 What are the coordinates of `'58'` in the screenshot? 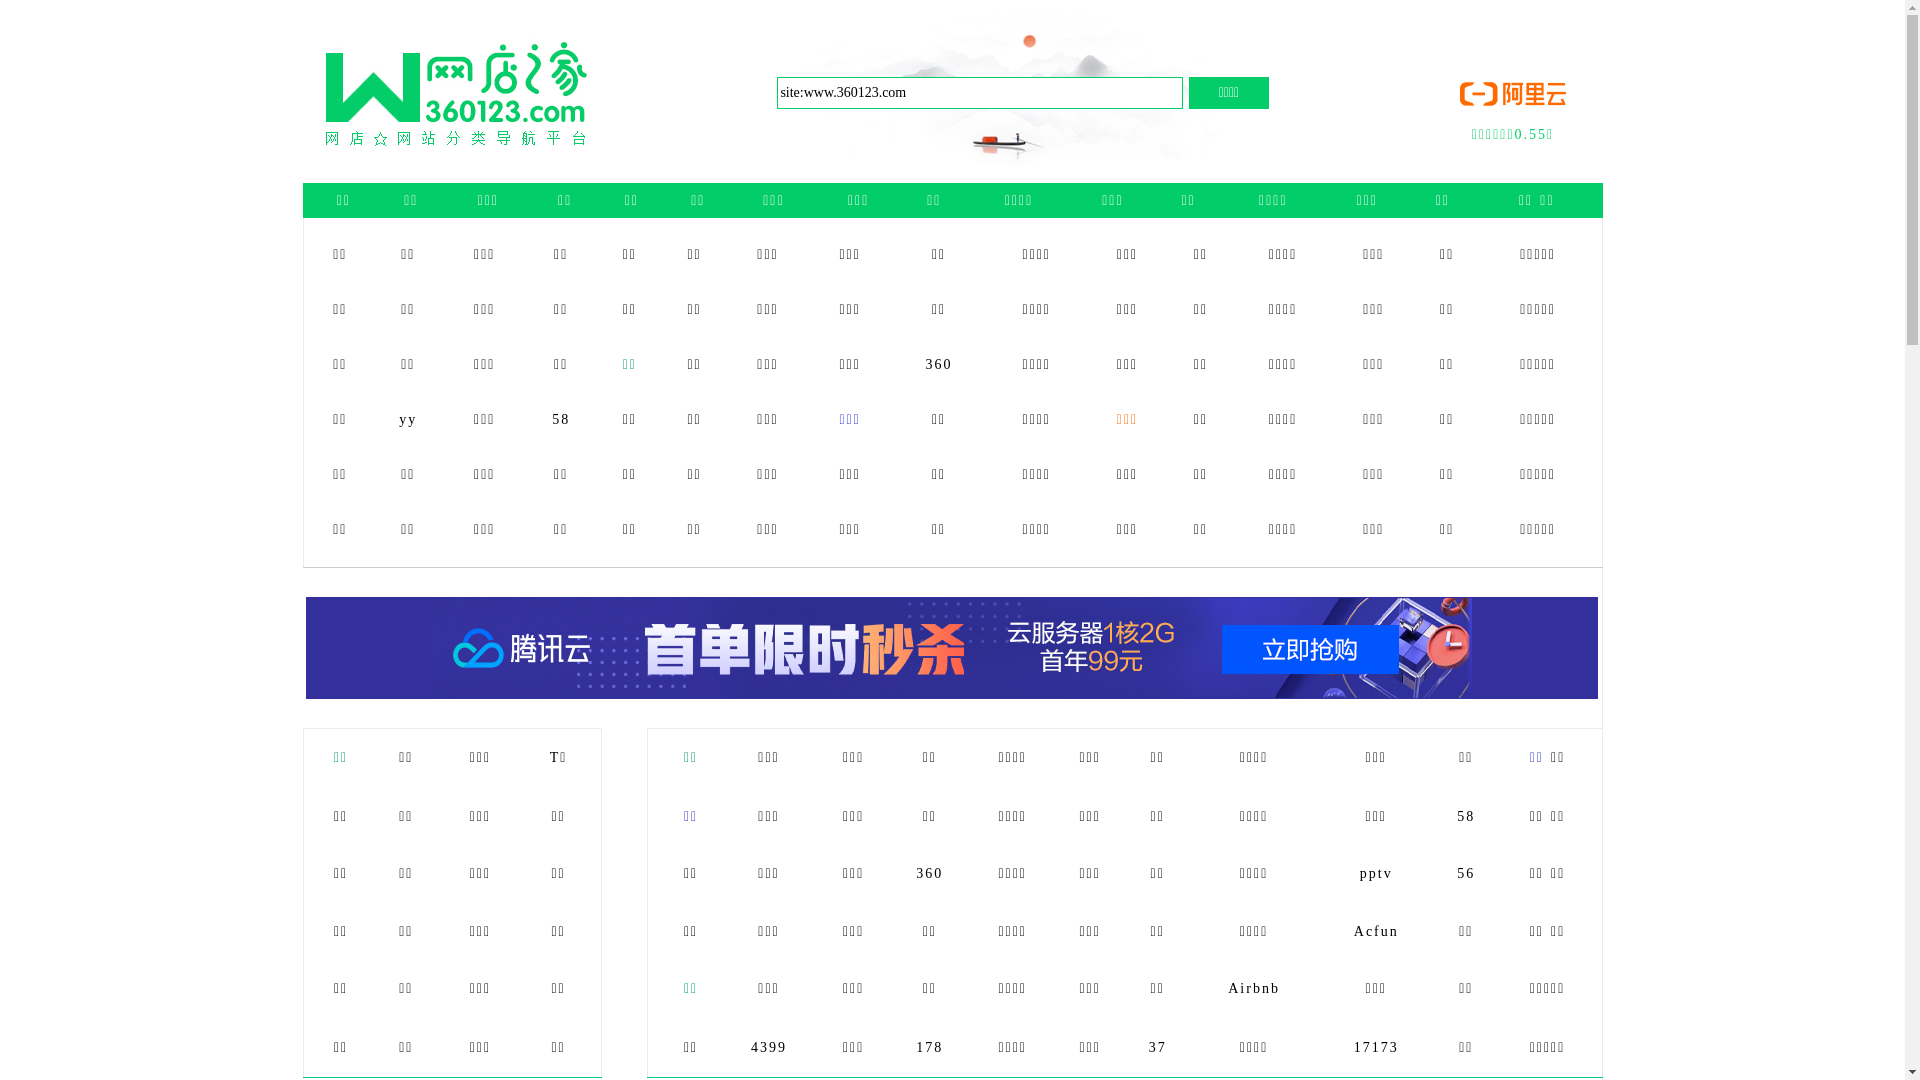 It's located at (560, 418).